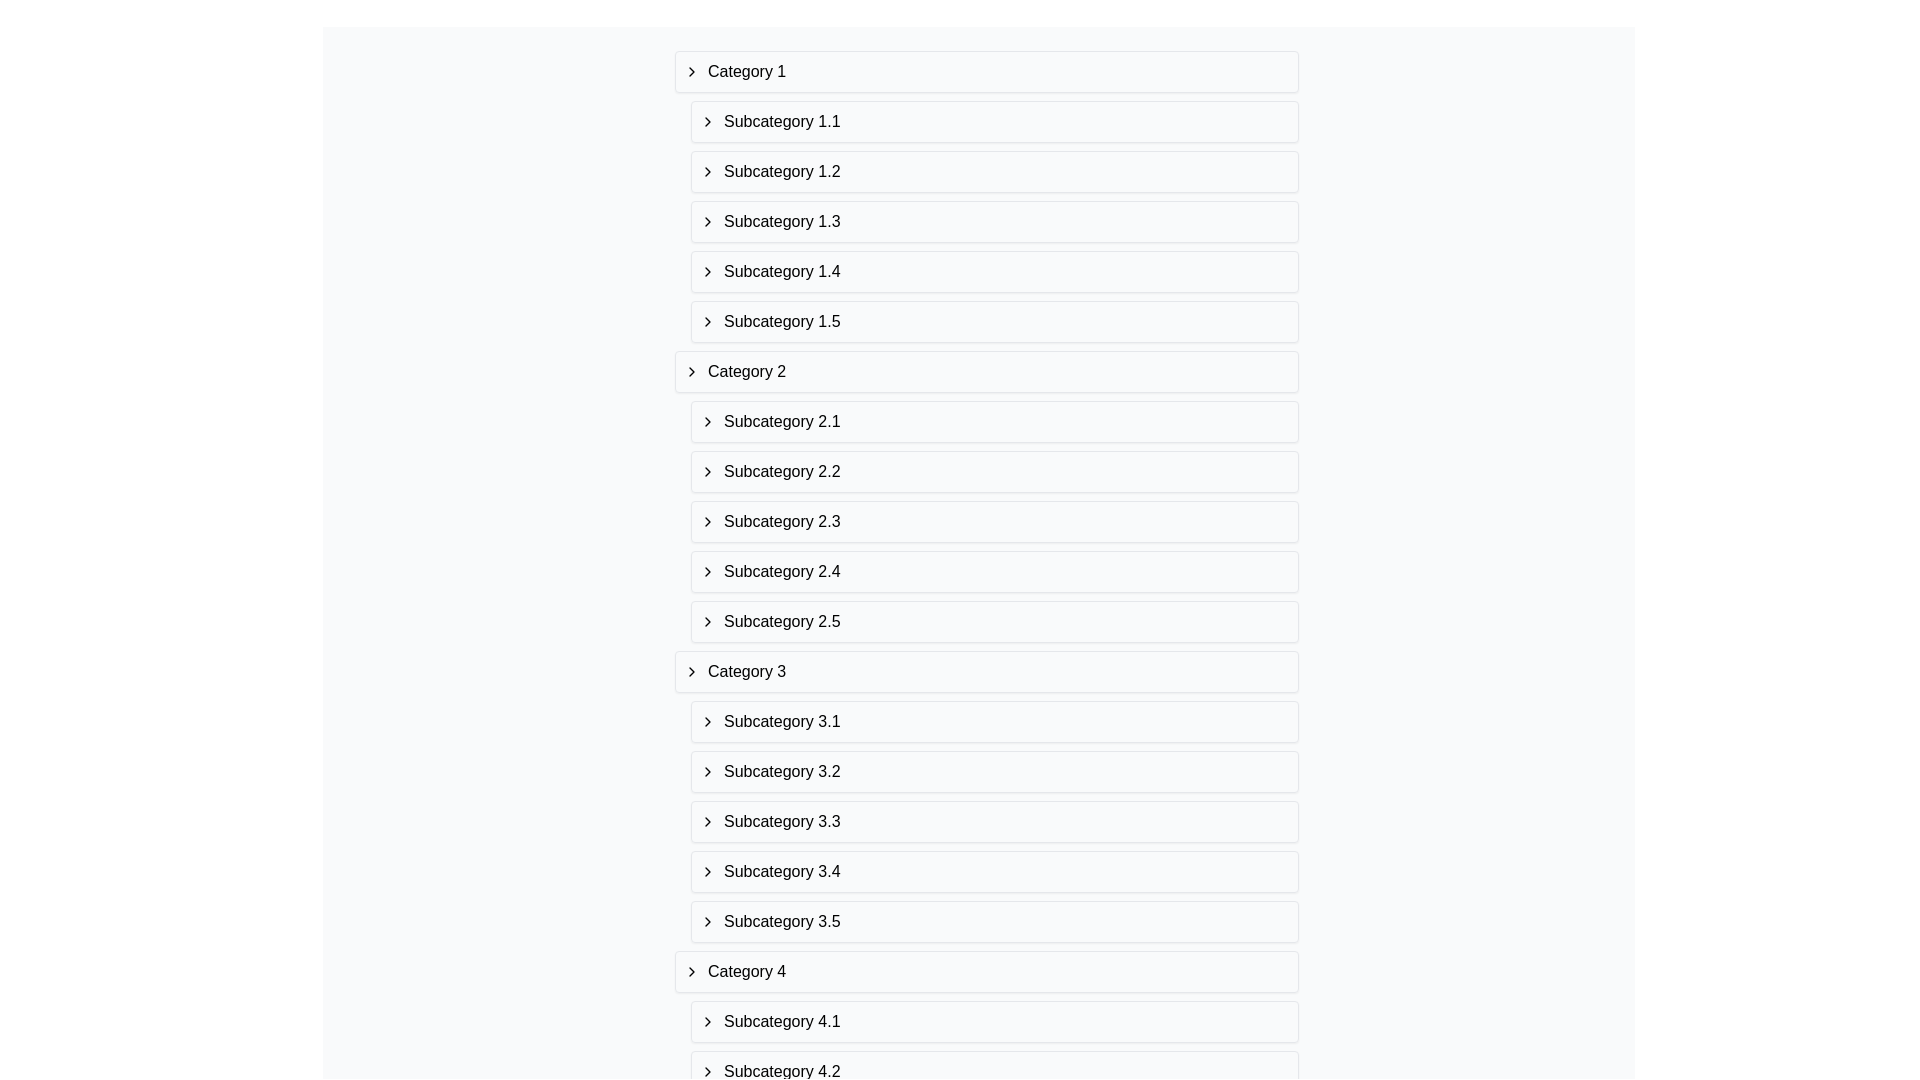 The width and height of the screenshot is (1920, 1080). What do you see at coordinates (994, 420) in the screenshot?
I see `the first row of the 'Subcategory' list under 'Category 2'` at bounding box center [994, 420].